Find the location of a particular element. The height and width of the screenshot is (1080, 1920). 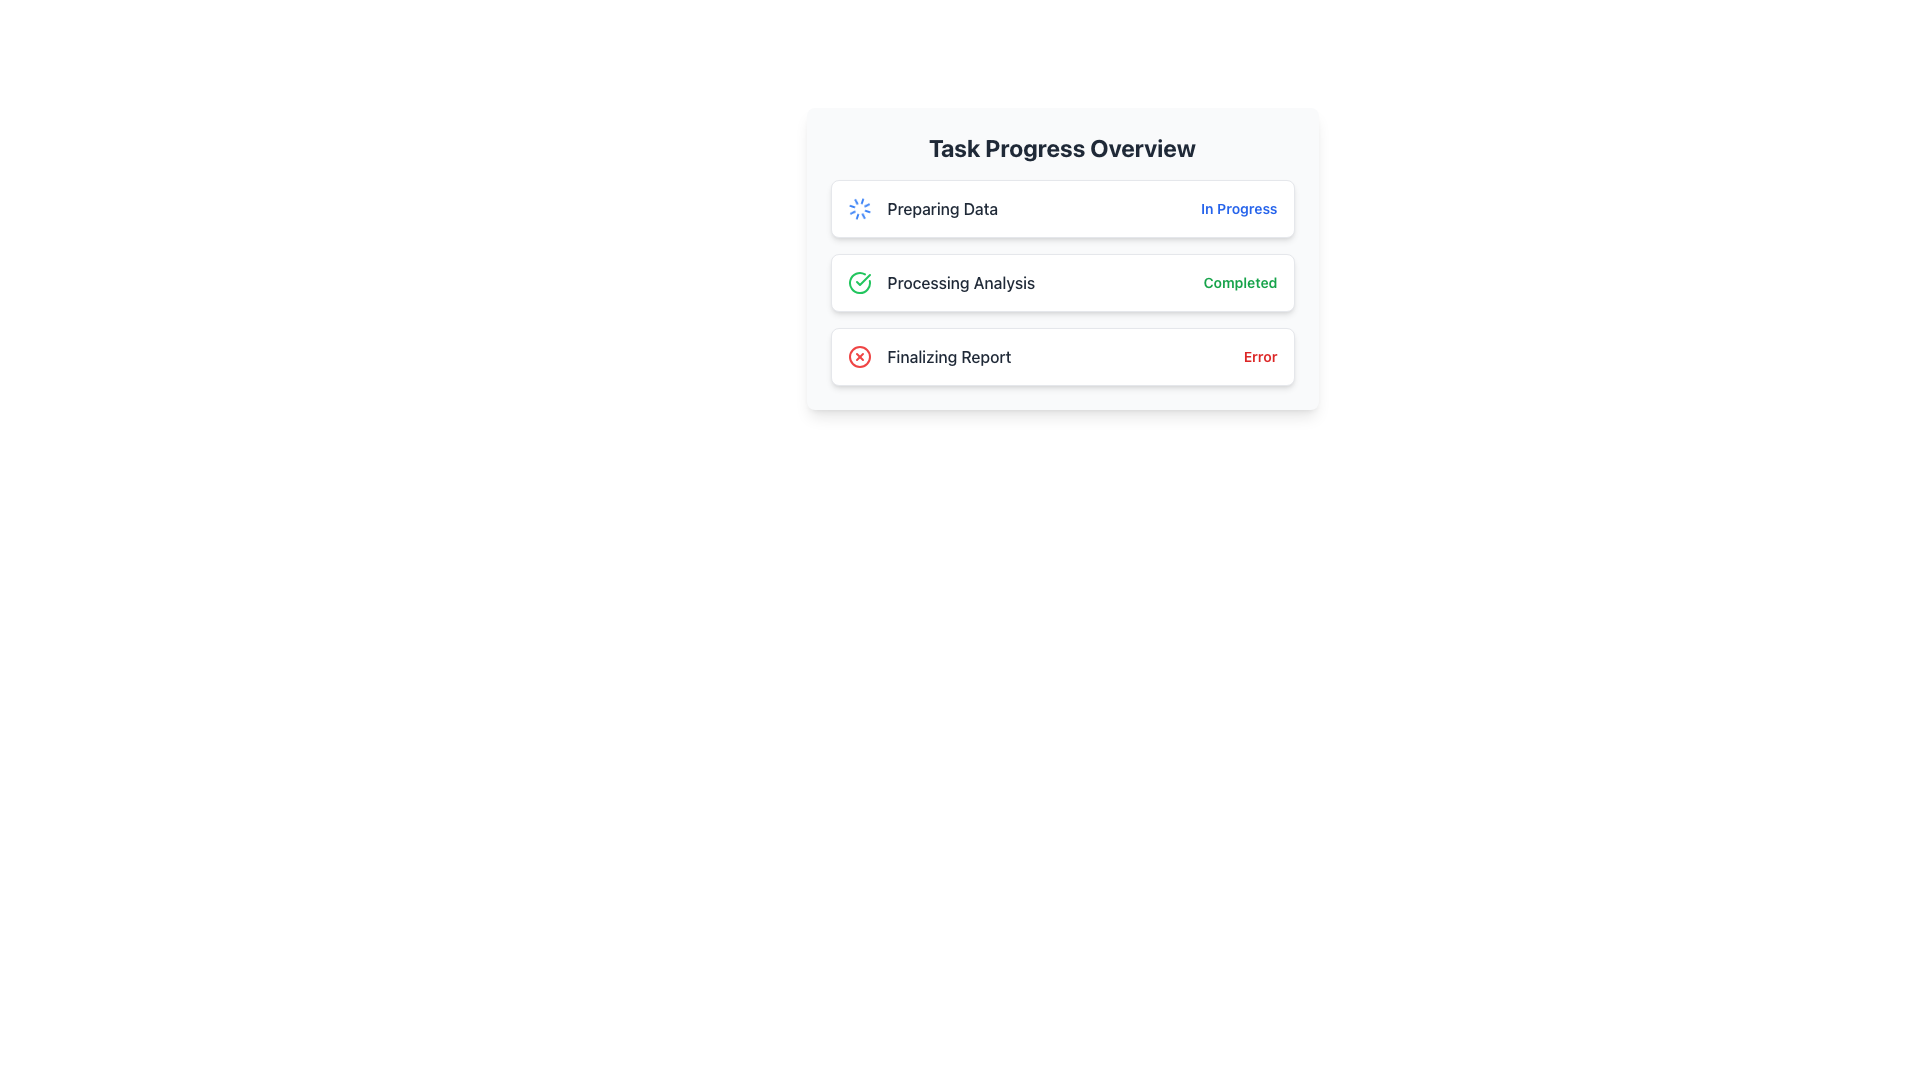

the completion status icon located to the left of the 'Processing Analysis' text is located at coordinates (859, 282).